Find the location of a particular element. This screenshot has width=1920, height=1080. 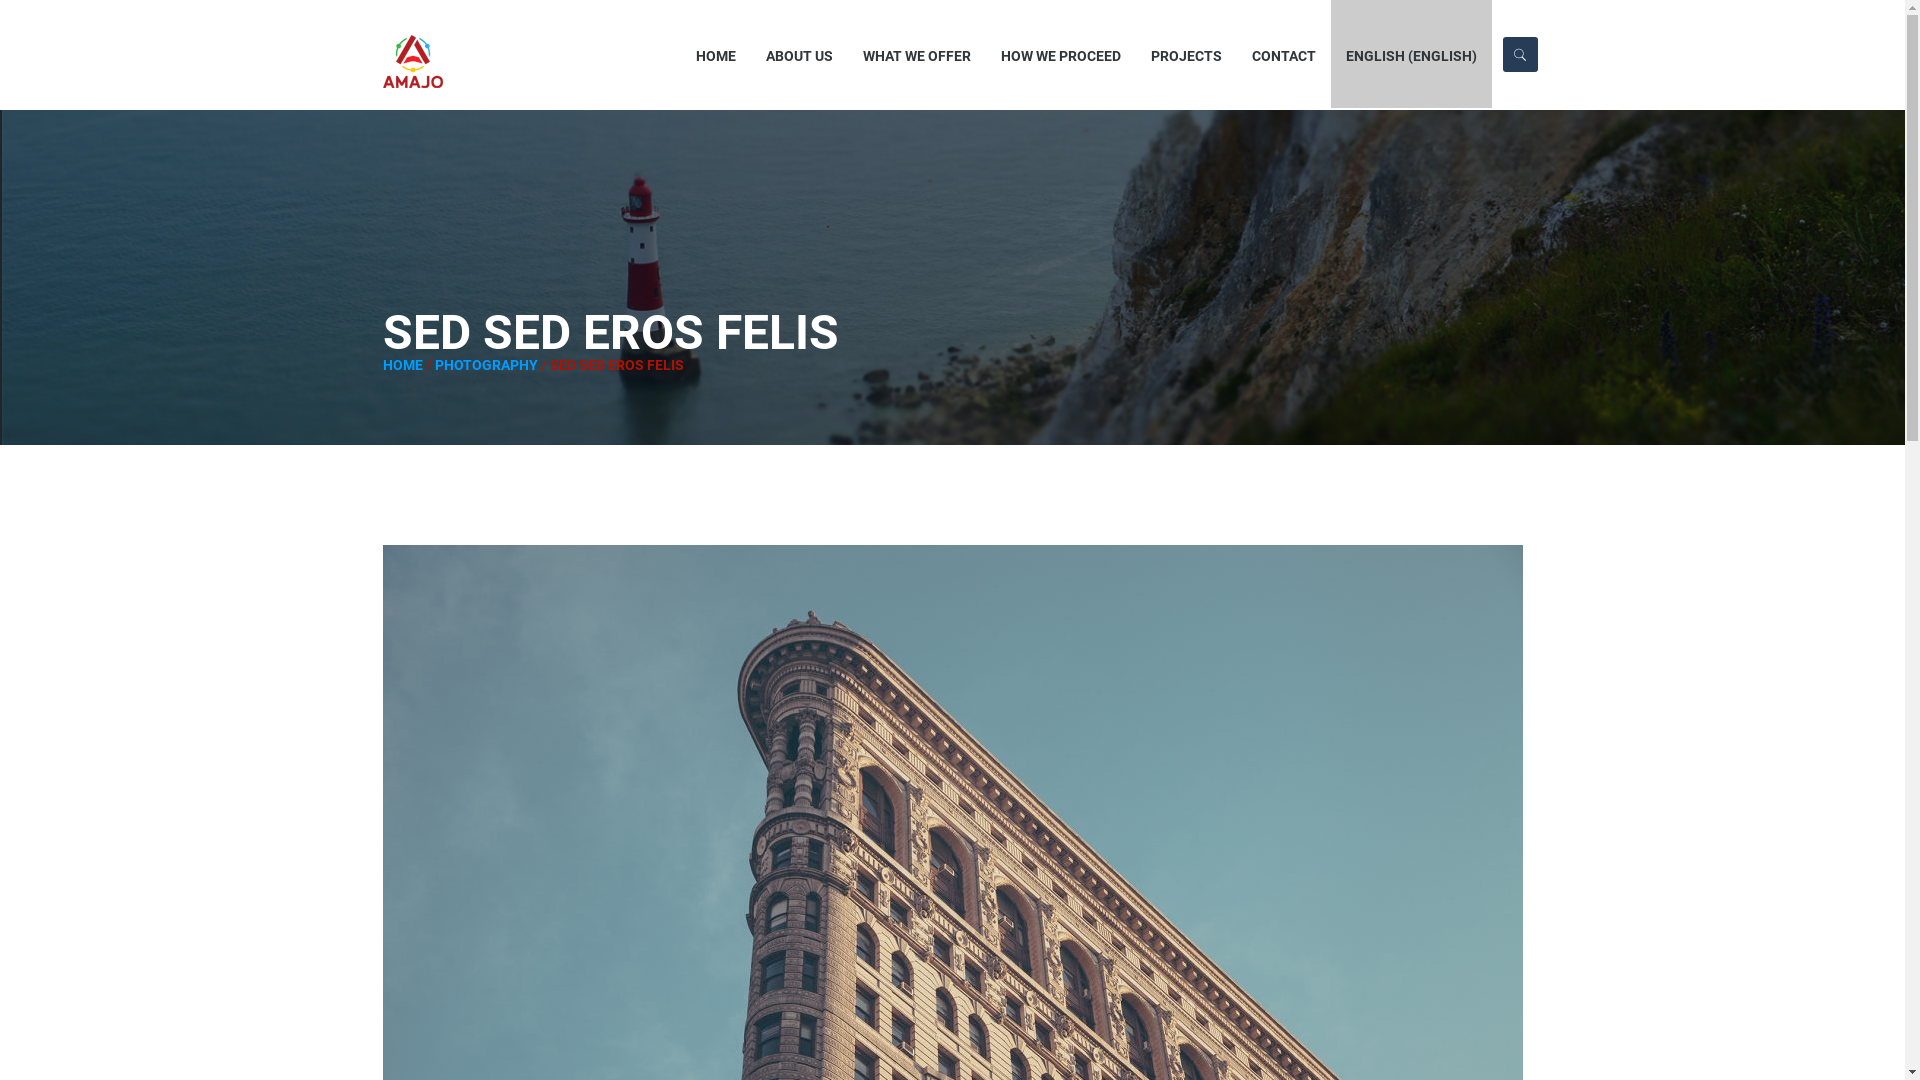

'ENGLISH (ENGLISH)' is located at coordinates (1330, 53).